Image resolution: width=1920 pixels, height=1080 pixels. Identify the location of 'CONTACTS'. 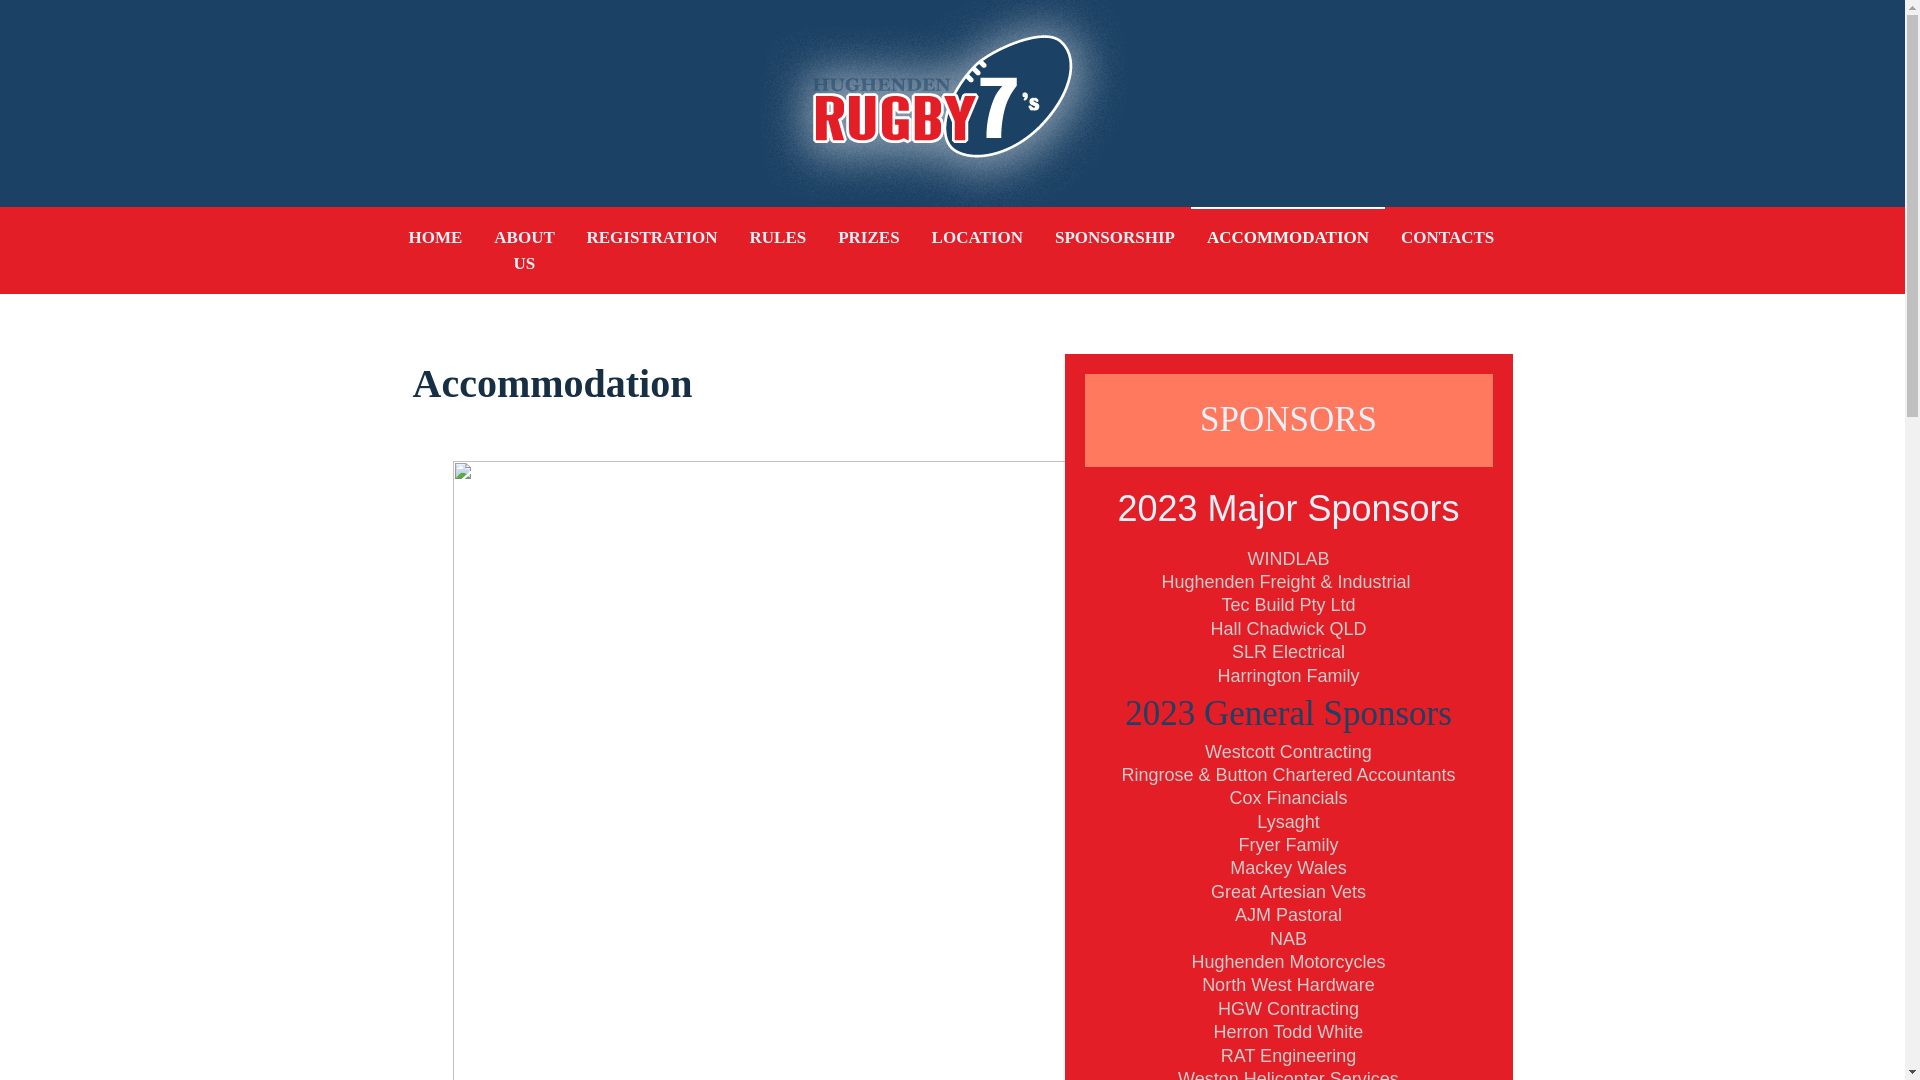
(1447, 237).